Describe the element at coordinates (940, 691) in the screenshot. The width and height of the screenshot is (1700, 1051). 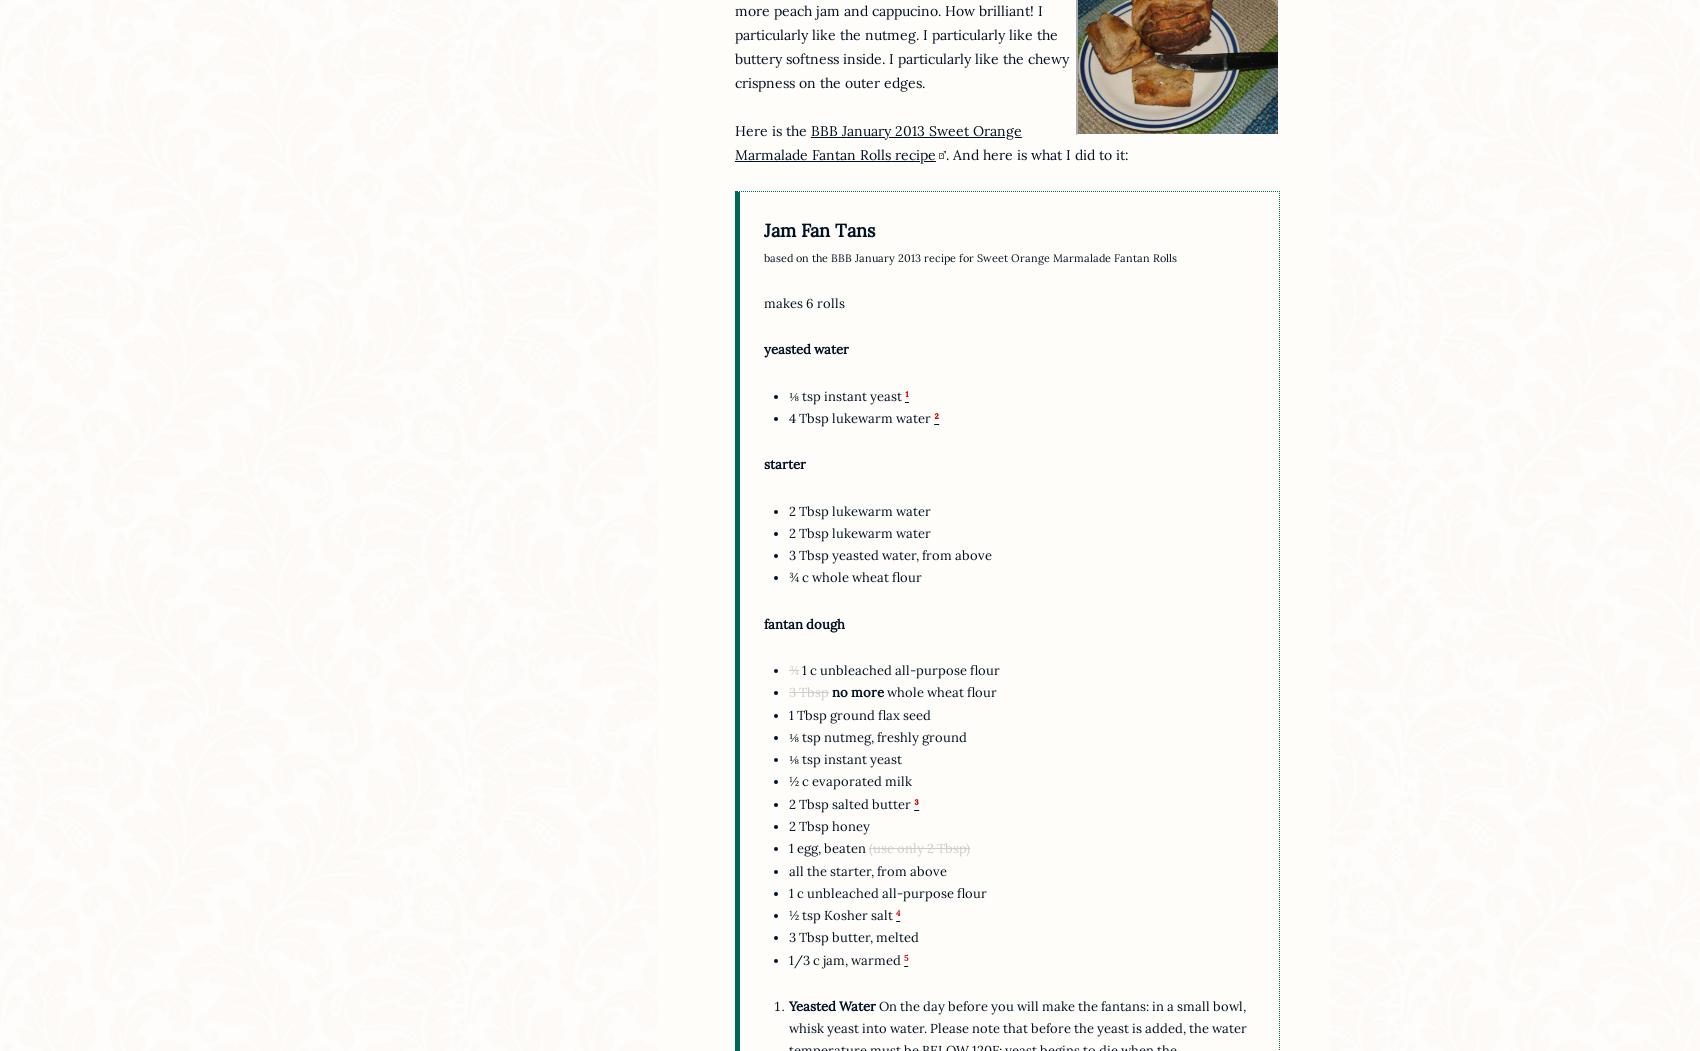
I see `'whole wheat flour'` at that location.